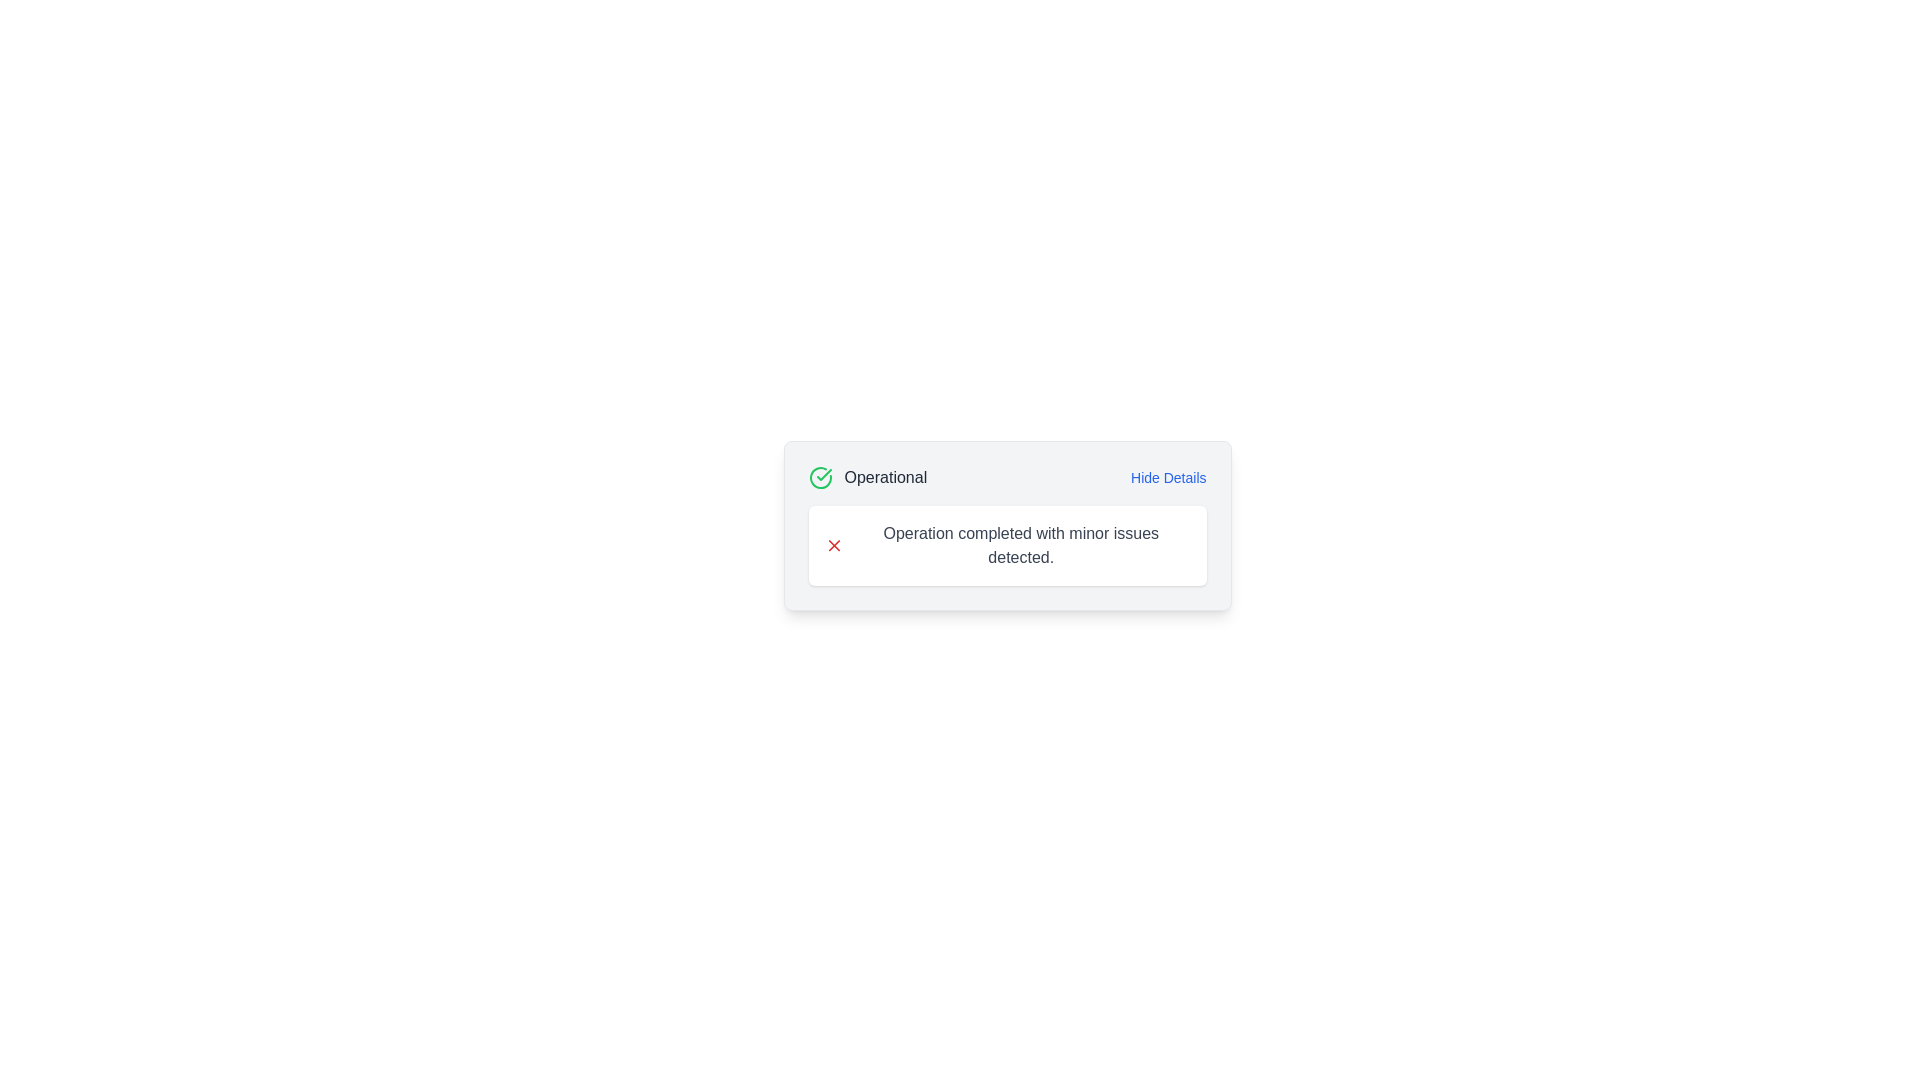 The image size is (1920, 1080). Describe the element at coordinates (820, 478) in the screenshot. I see `the circular checkmark icon with a green outline that indicates success, located to the left of the text 'Operational'` at that location.